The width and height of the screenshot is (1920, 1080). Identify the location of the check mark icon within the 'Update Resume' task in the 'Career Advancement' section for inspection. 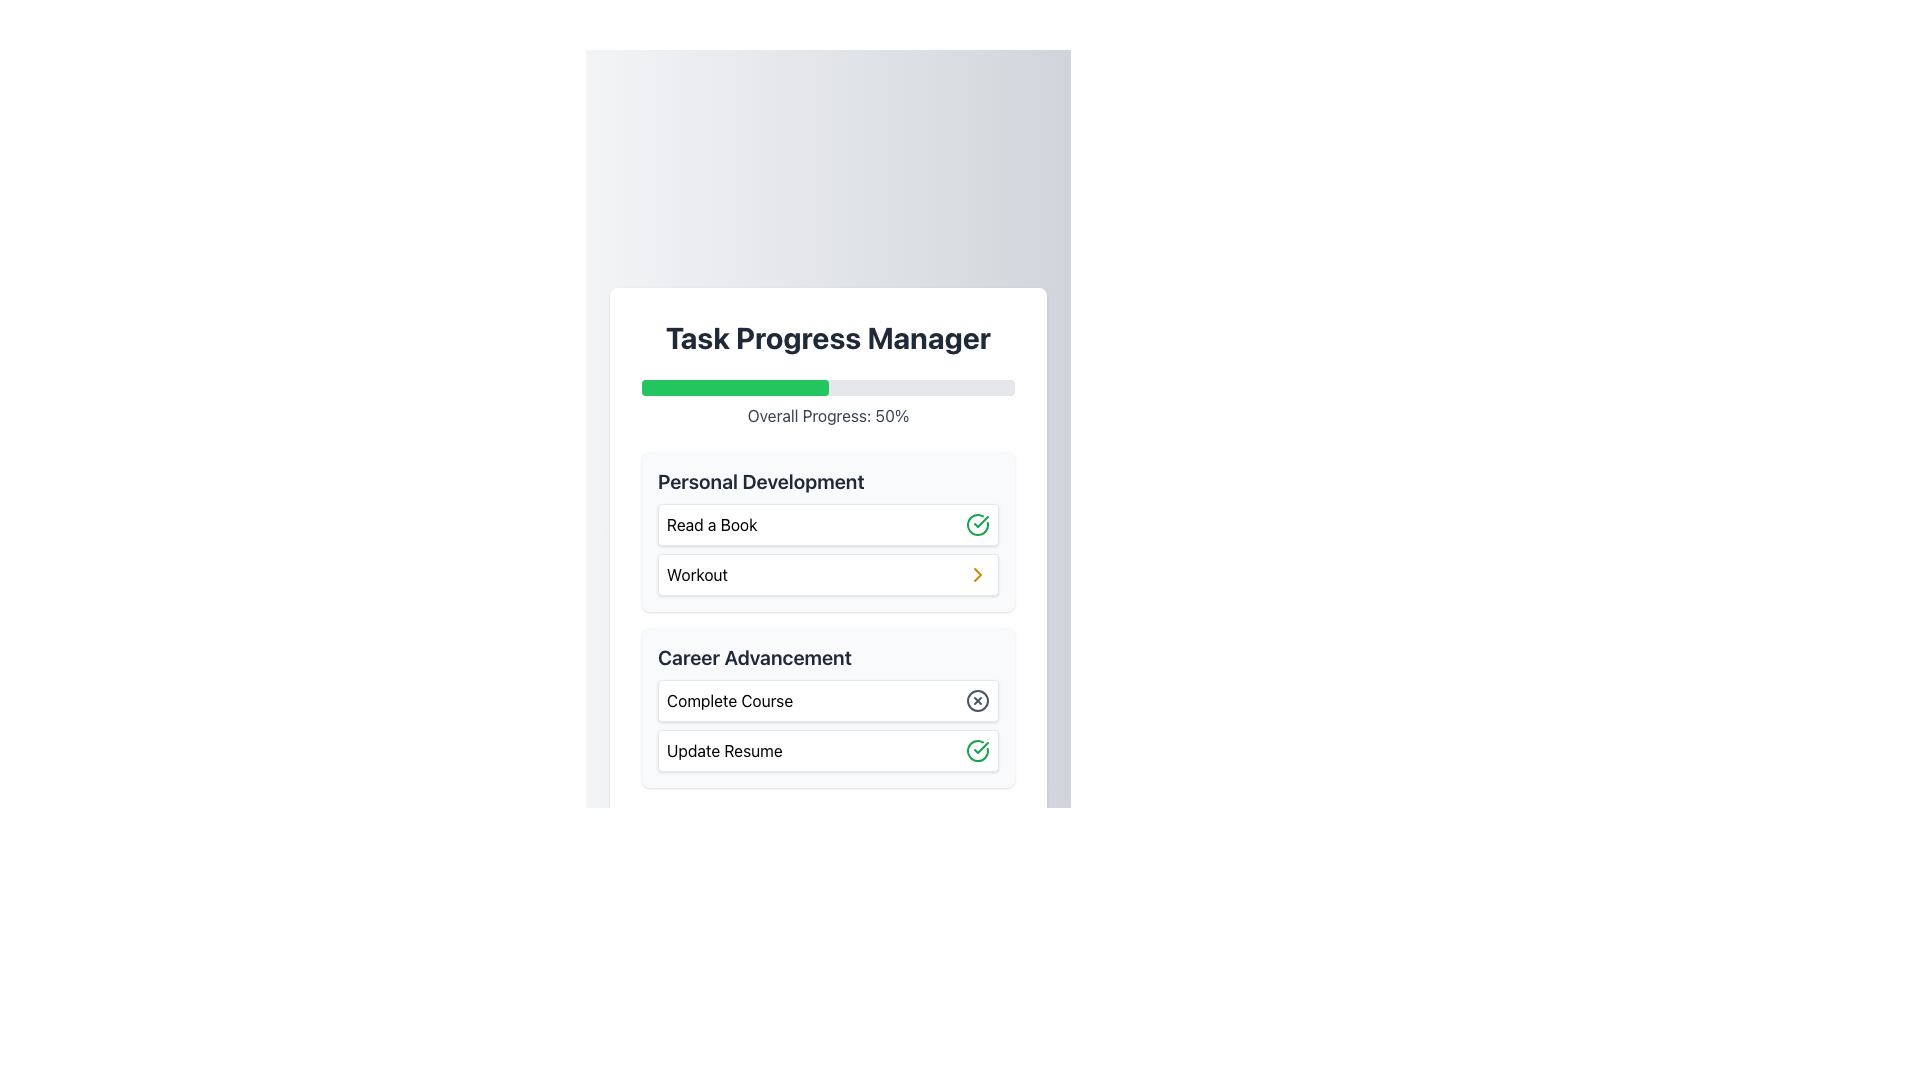
(981, 520).